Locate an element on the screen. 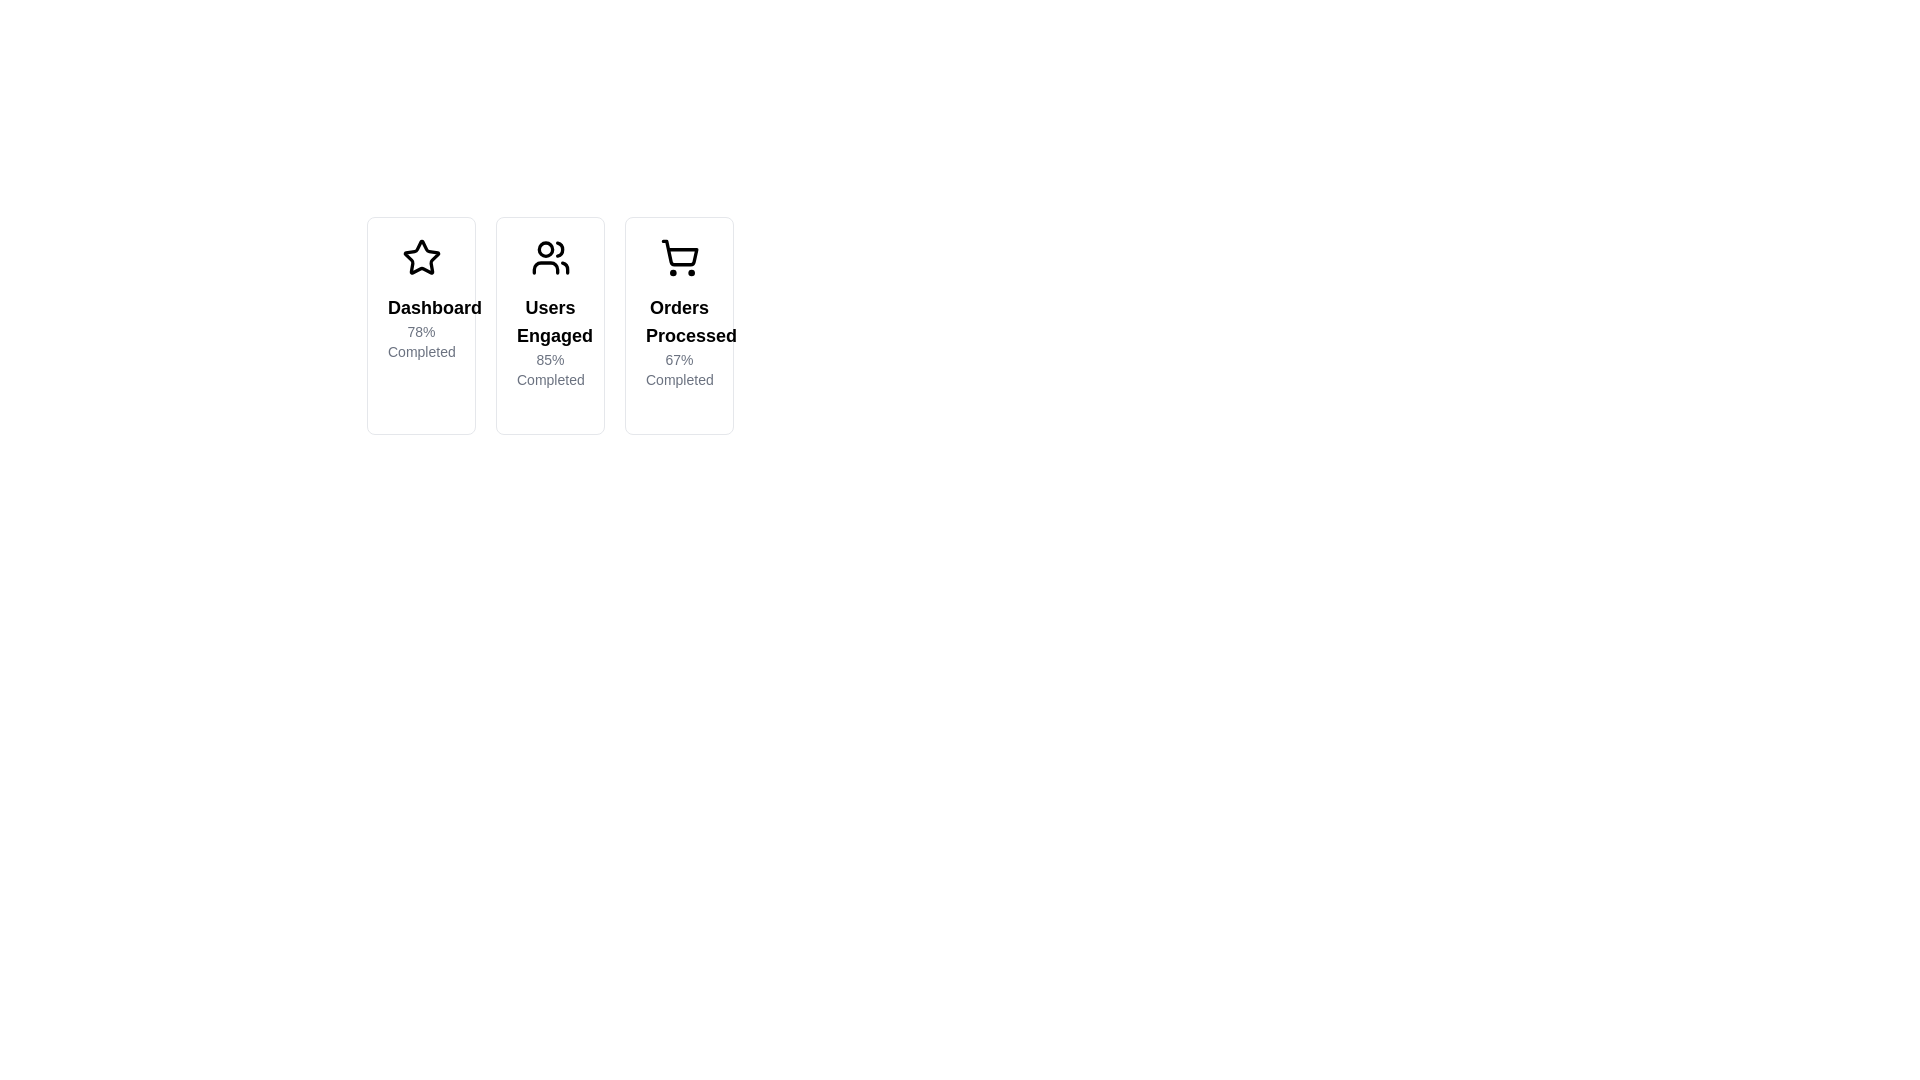 This screenshot has height=1080, width=1920. the progress bar display is located at coordinates (646, 408).